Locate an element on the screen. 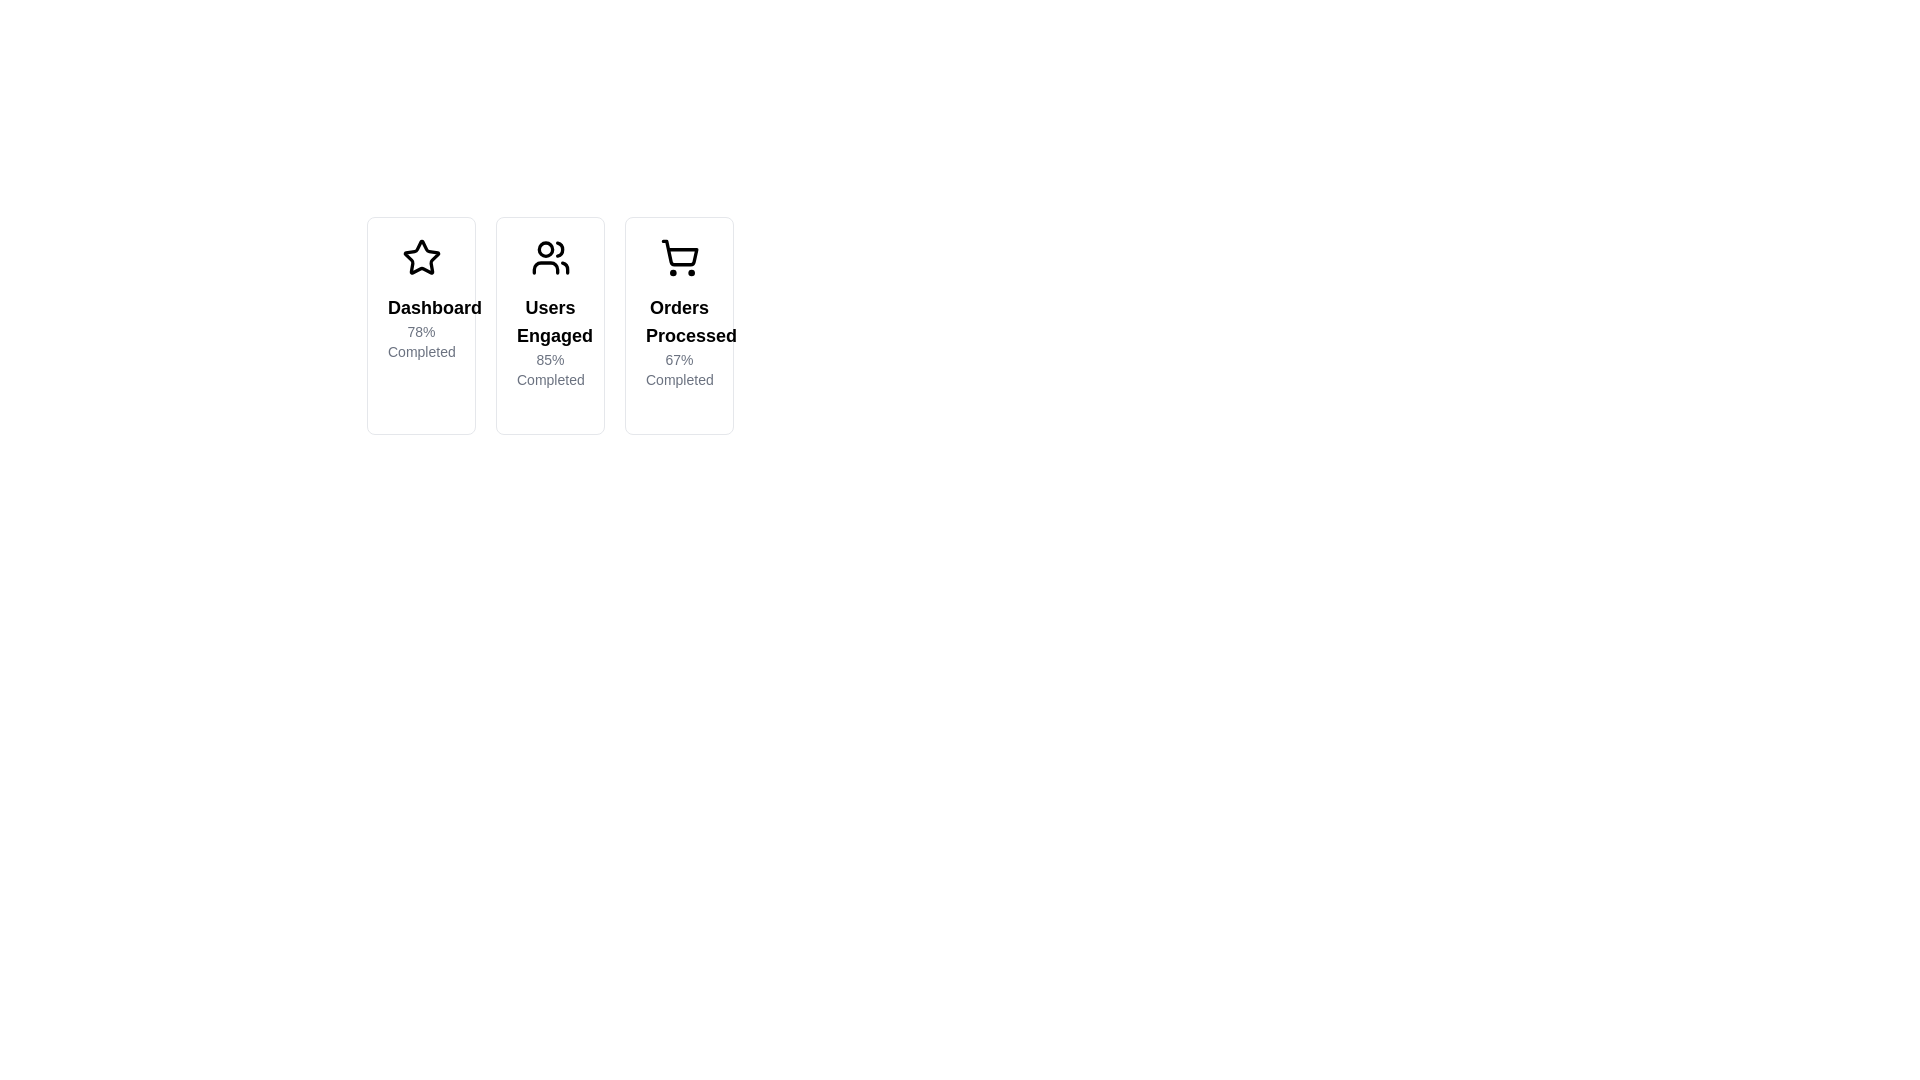 This screenshot has height=1080, width=1920. the progress bar display is located at coordinates (646, 408).